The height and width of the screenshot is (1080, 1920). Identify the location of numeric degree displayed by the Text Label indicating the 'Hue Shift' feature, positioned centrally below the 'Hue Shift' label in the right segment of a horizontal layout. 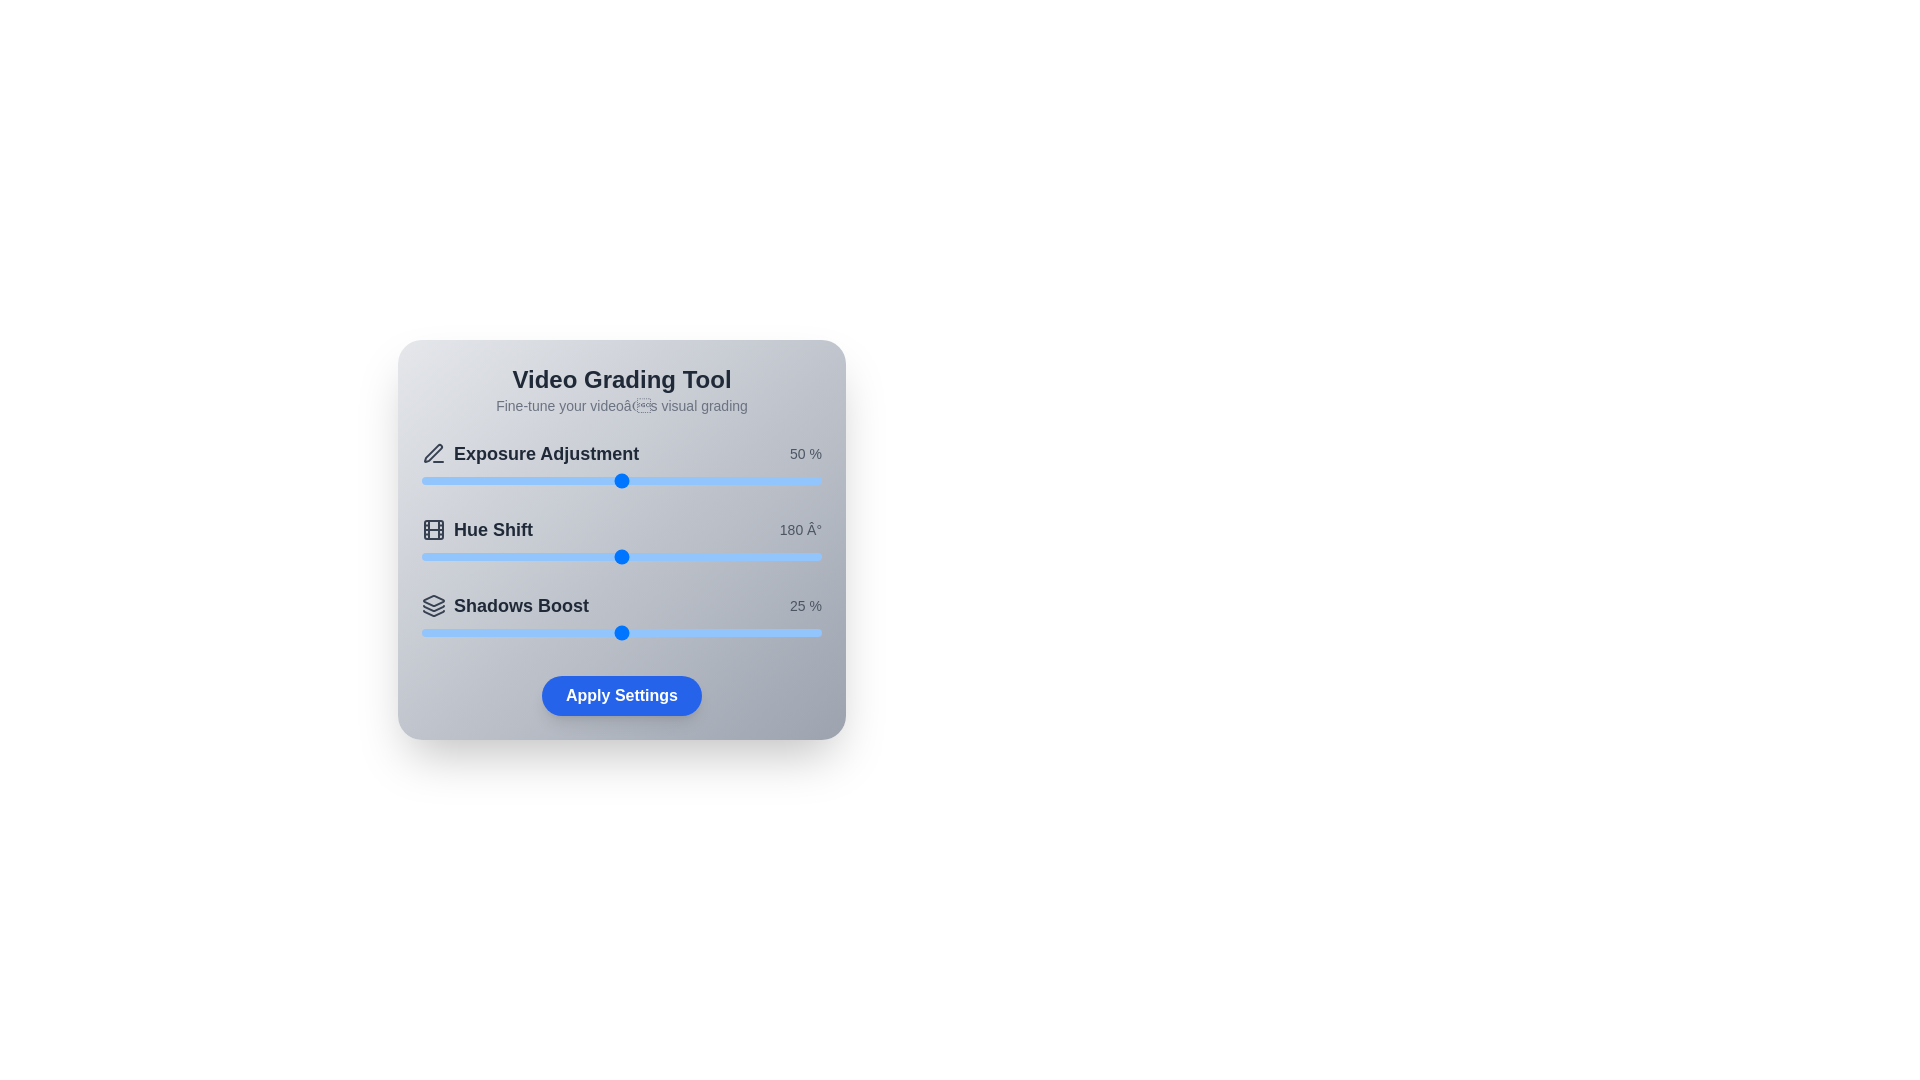
(800, 528).